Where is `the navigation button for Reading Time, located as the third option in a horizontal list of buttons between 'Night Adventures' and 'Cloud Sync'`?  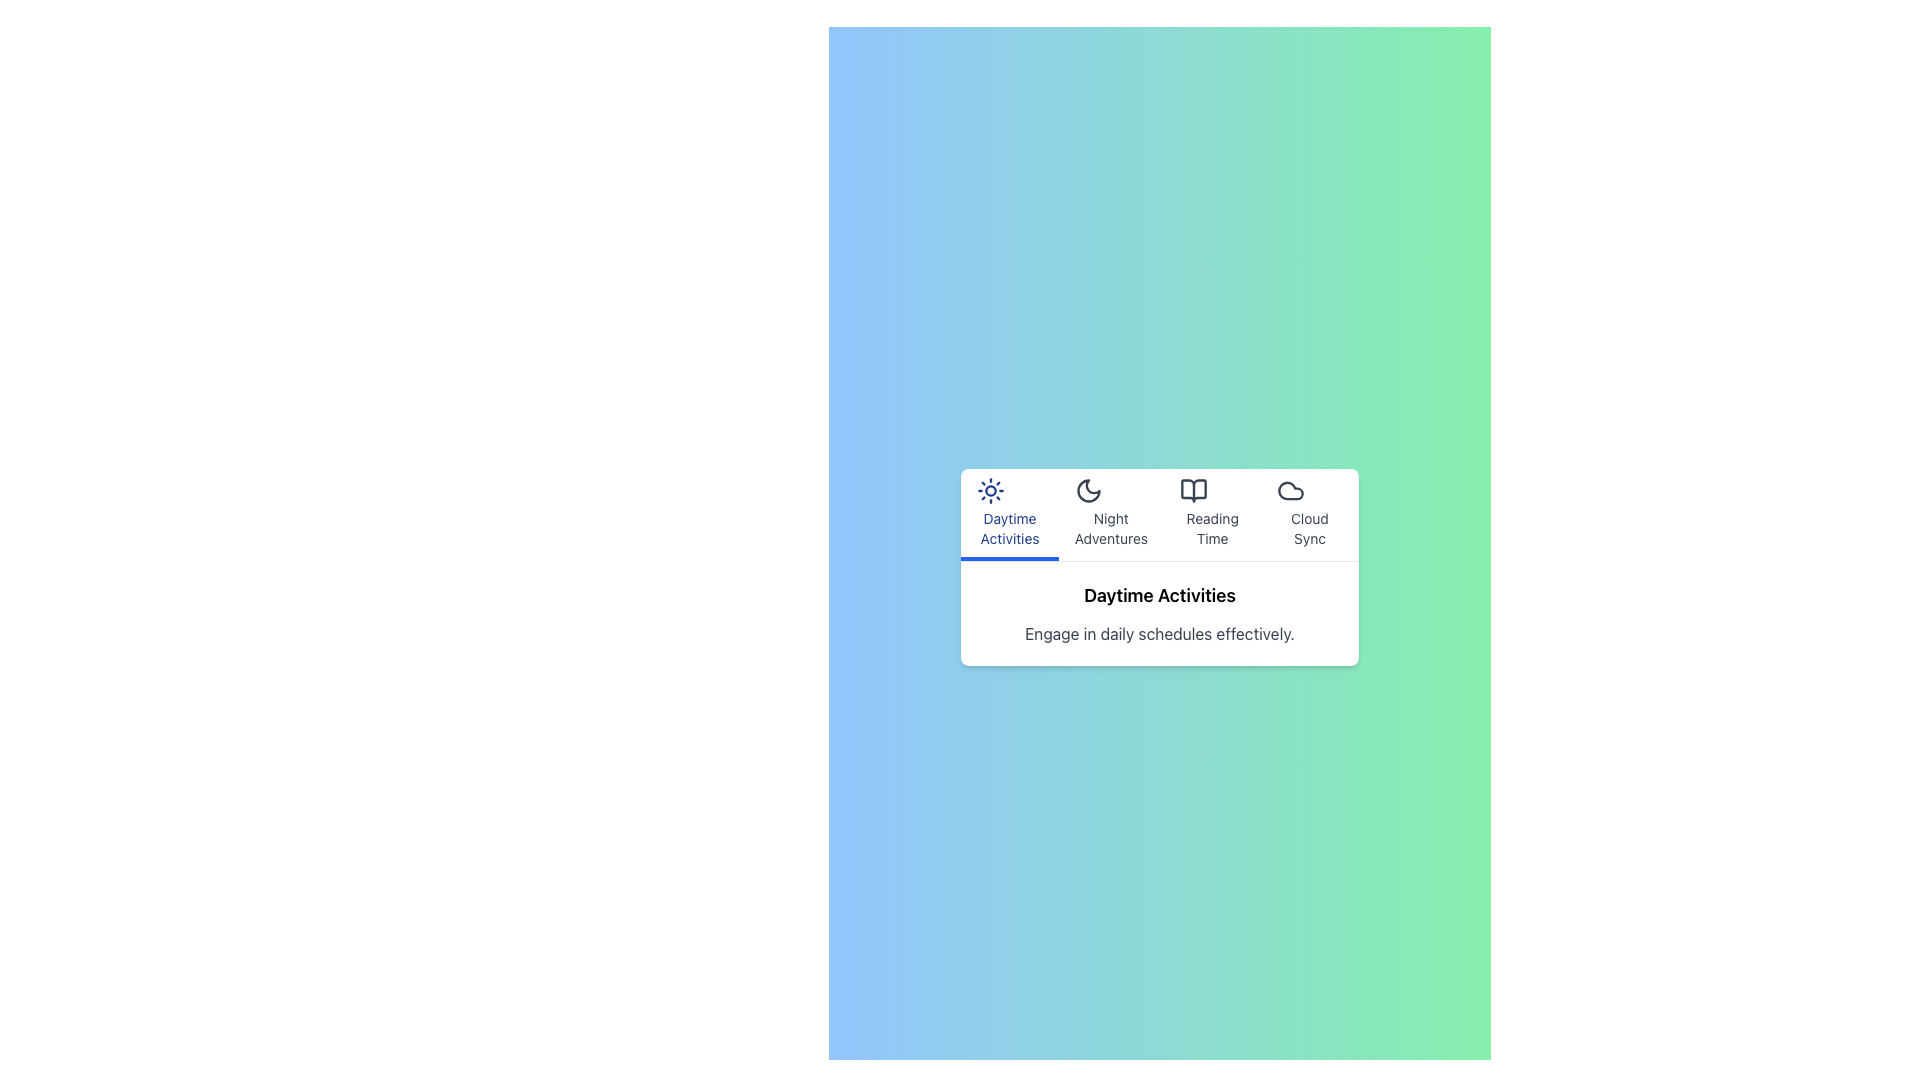
the navigation button for Reading Time, located as the third option in a horizontal list of buttons between 'Night Adventures' and 'Cloud Sync' is located at coordinates (1211, 513).